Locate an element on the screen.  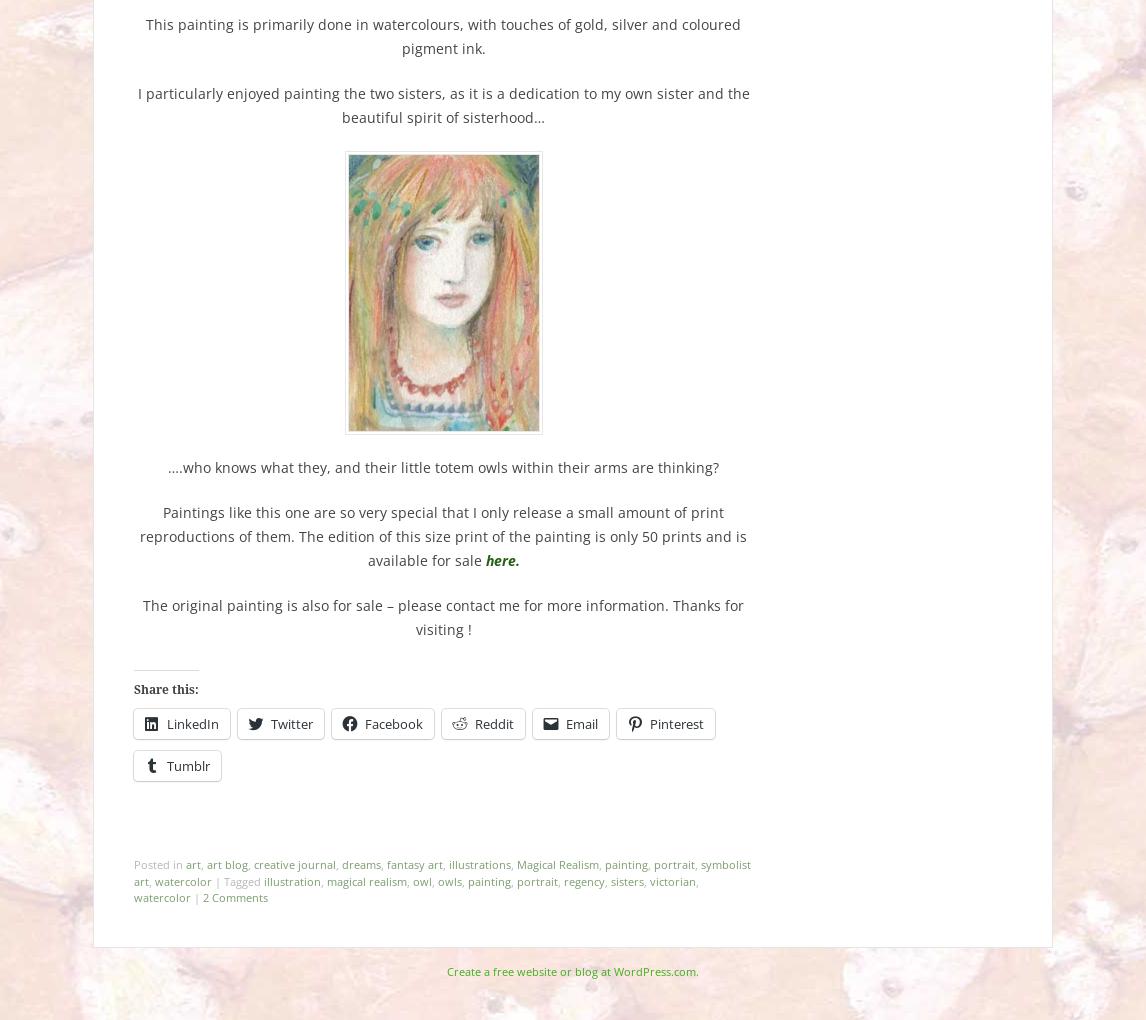
'2 Comments' is located at coordinates (235, 897).